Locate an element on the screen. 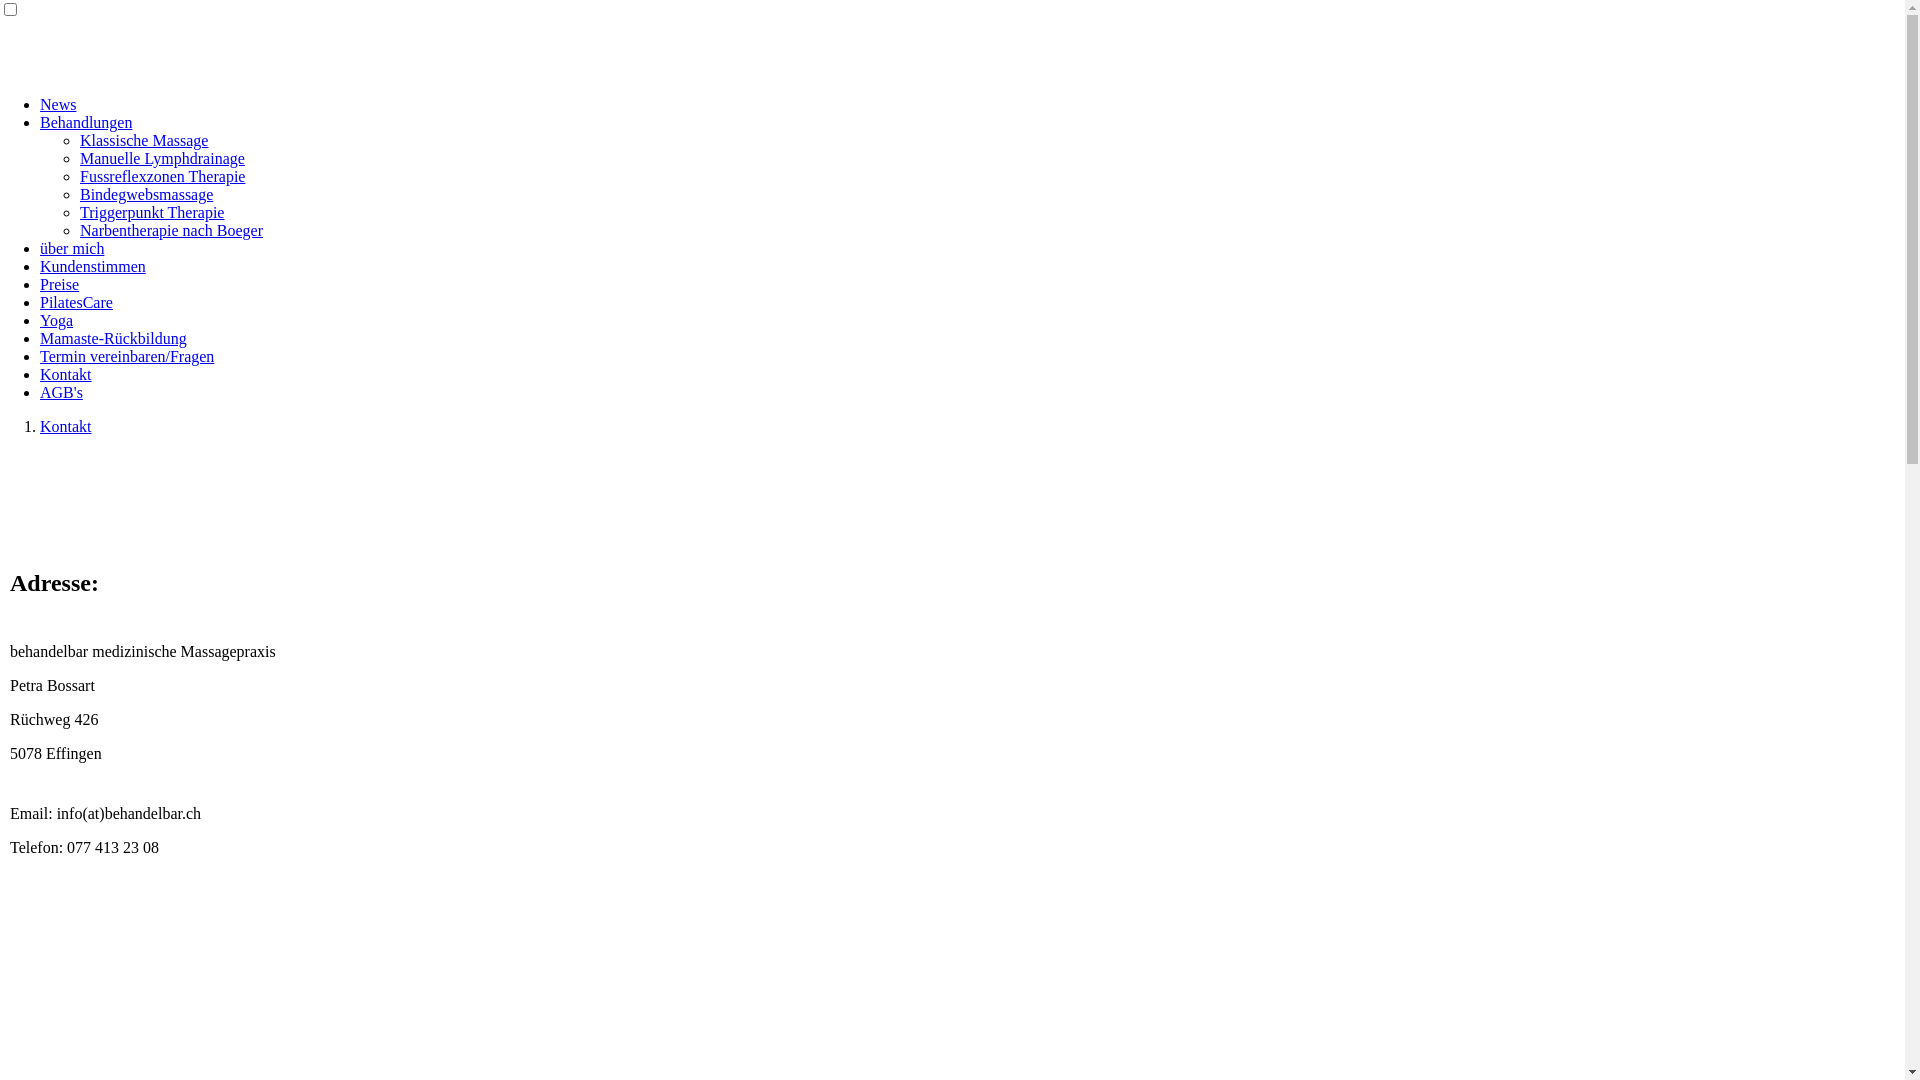  'Yoga' is located at coordinates (56, 319).